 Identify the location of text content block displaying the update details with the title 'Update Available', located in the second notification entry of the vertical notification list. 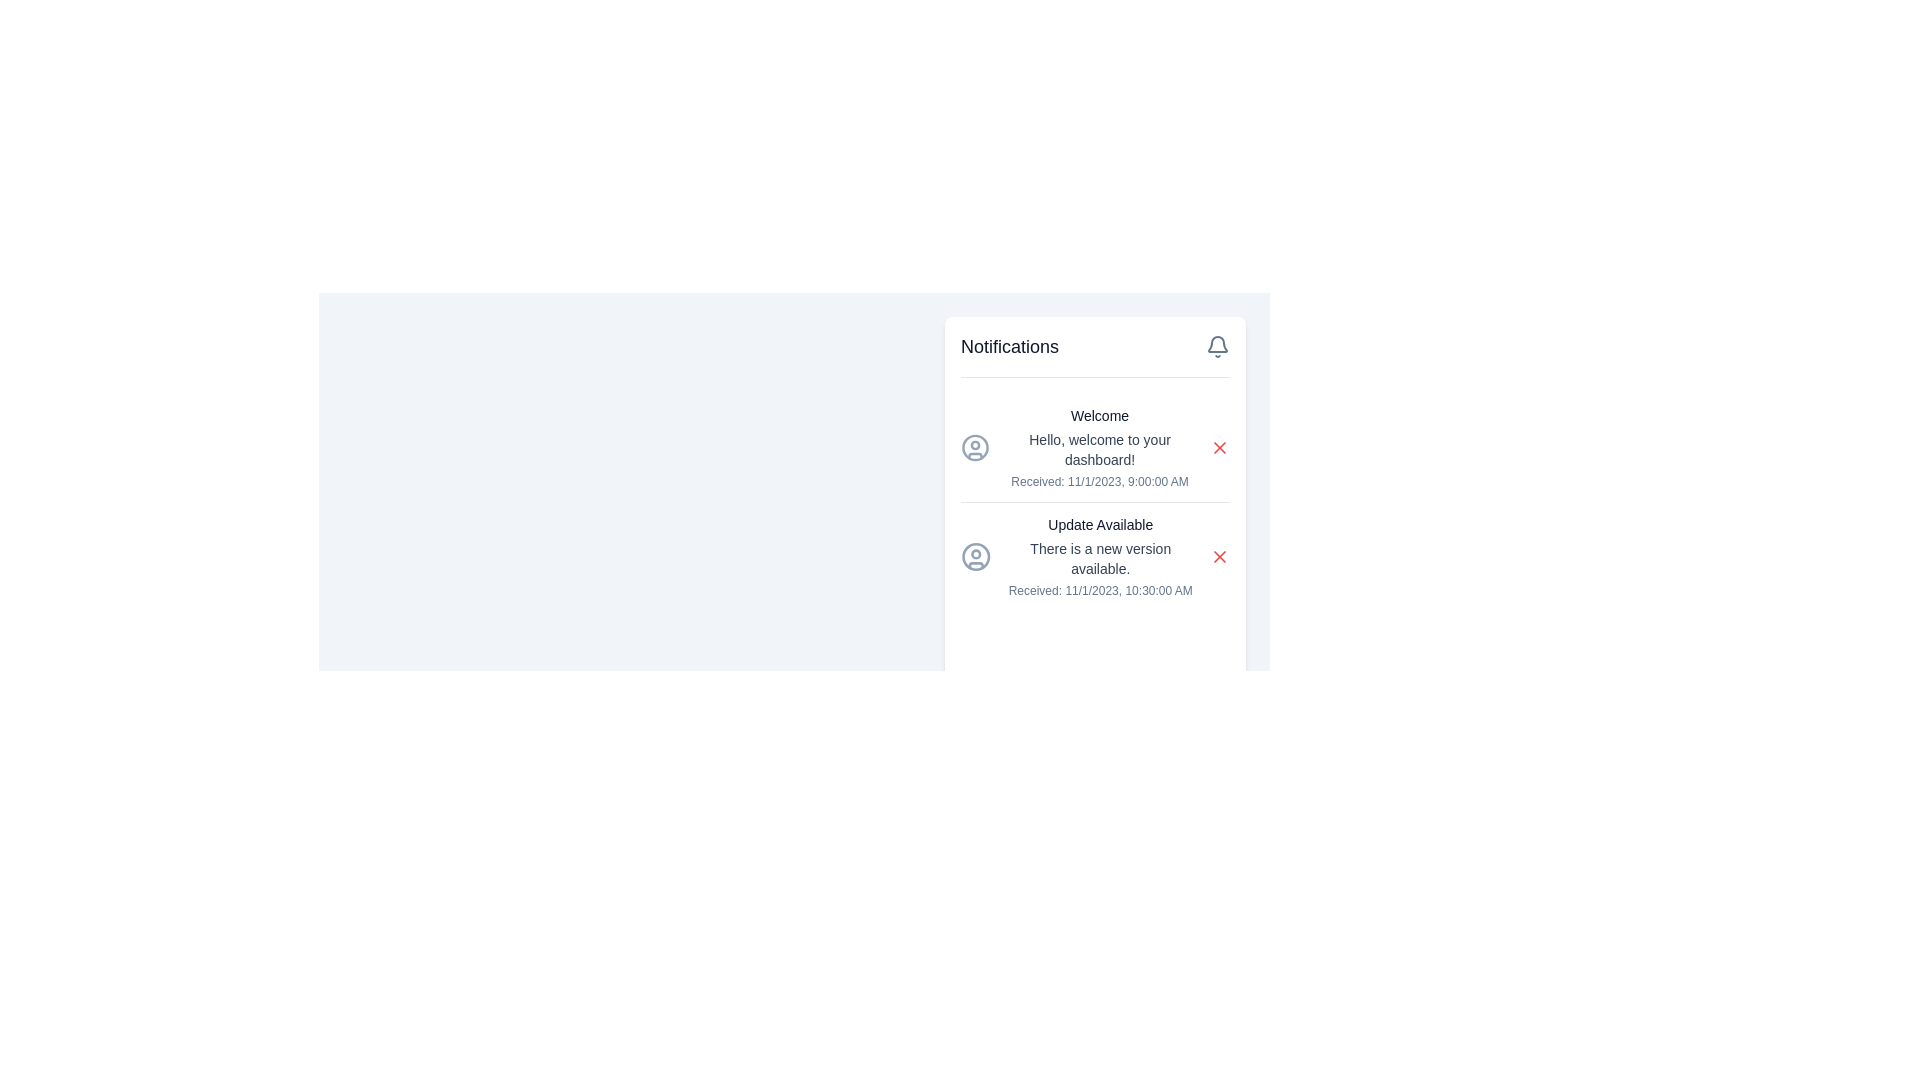
(1099, 556).